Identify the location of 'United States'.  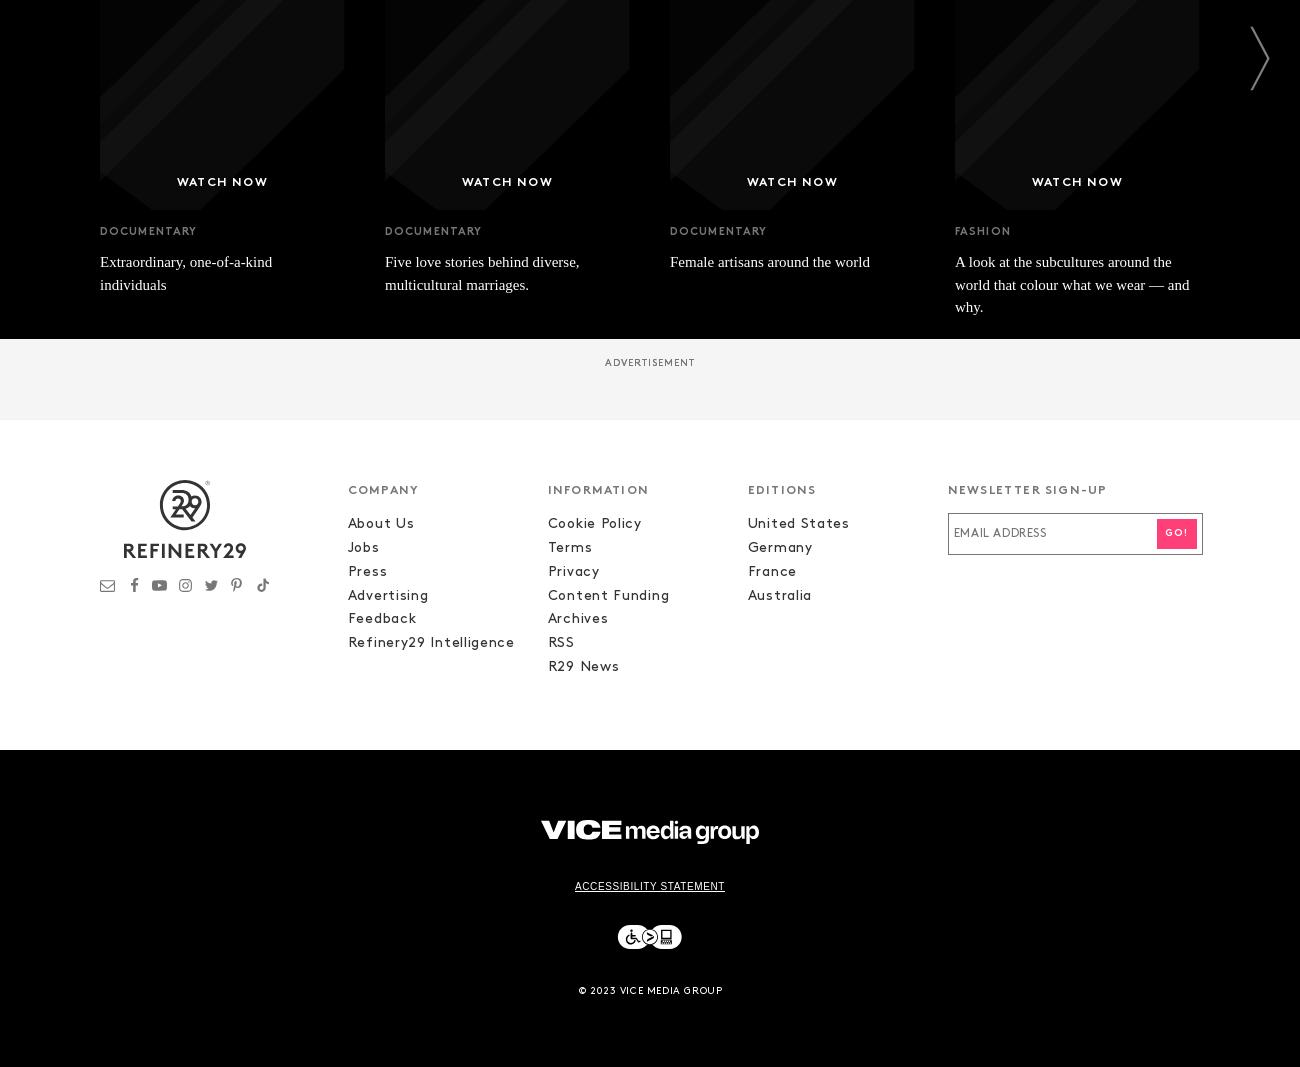
(796, 523).